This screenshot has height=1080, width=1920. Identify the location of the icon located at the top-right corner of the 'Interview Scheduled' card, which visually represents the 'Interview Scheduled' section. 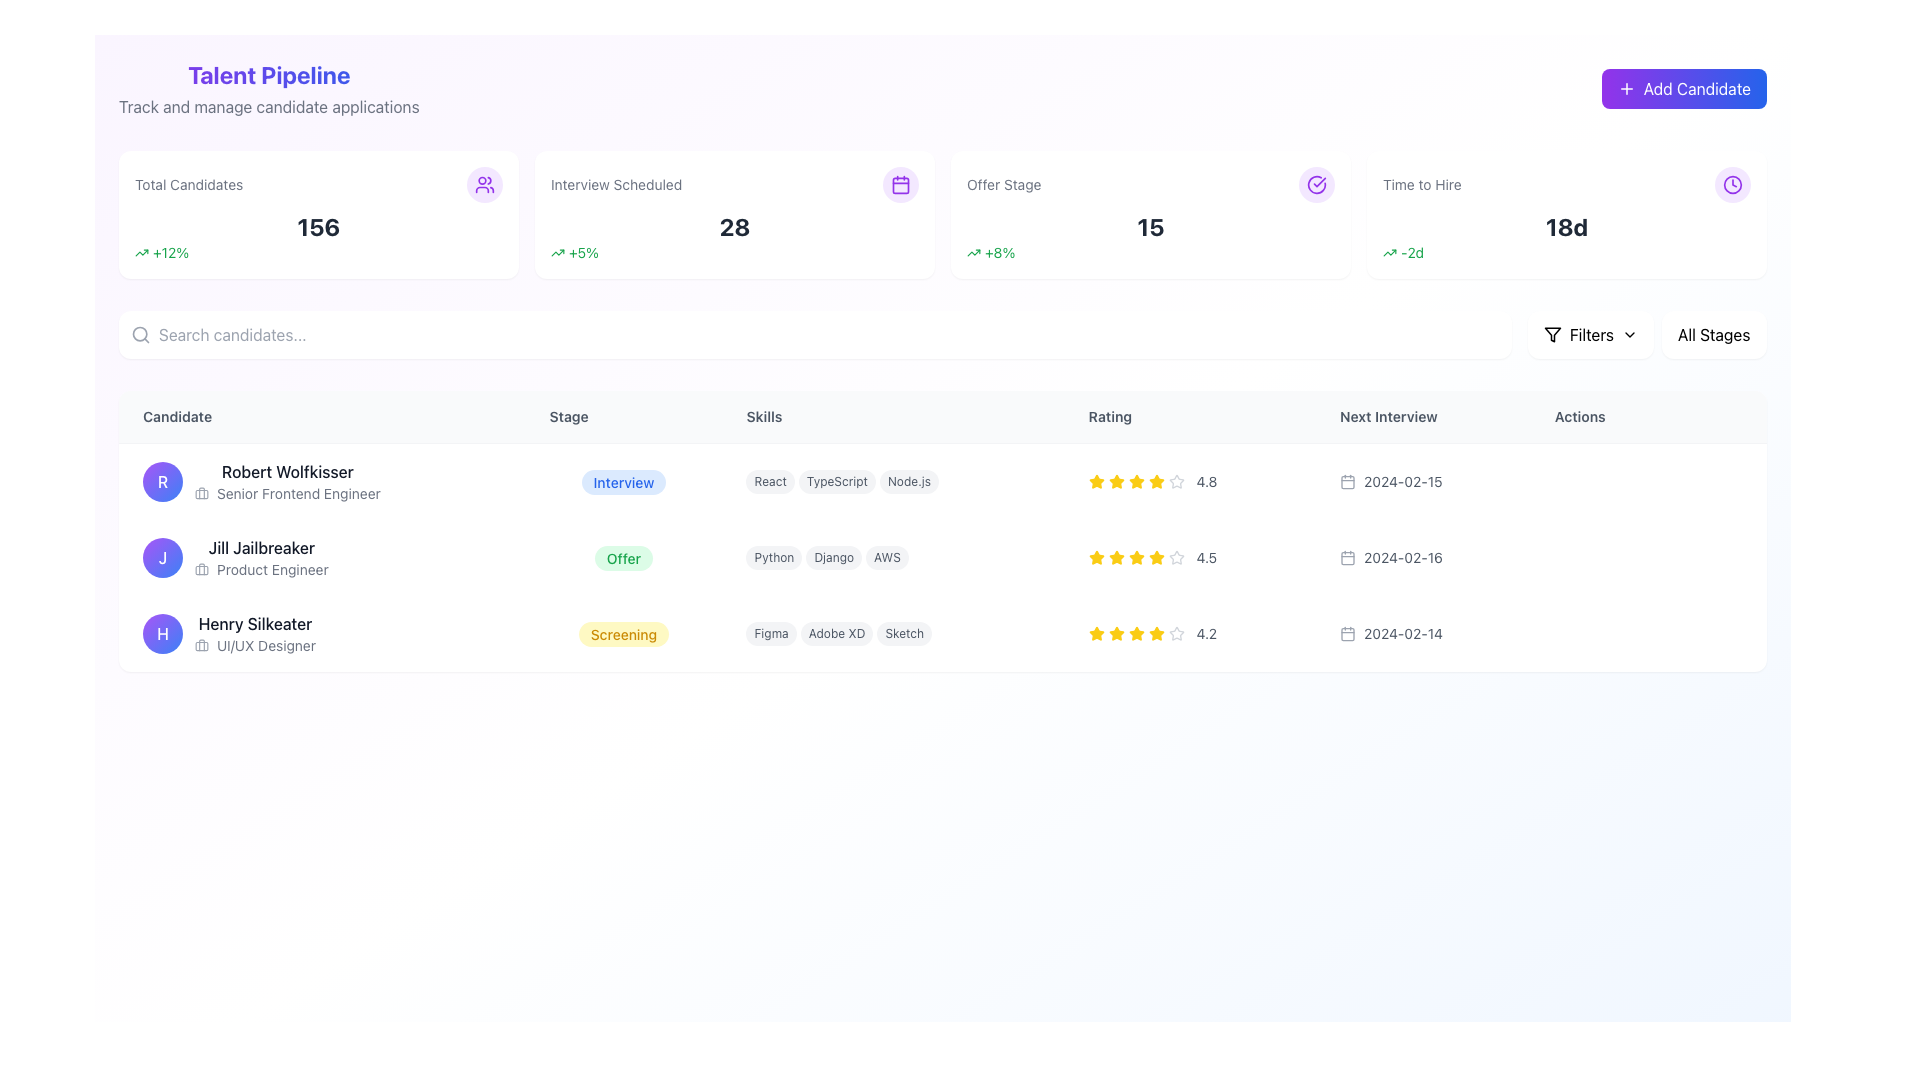
(900, 185).